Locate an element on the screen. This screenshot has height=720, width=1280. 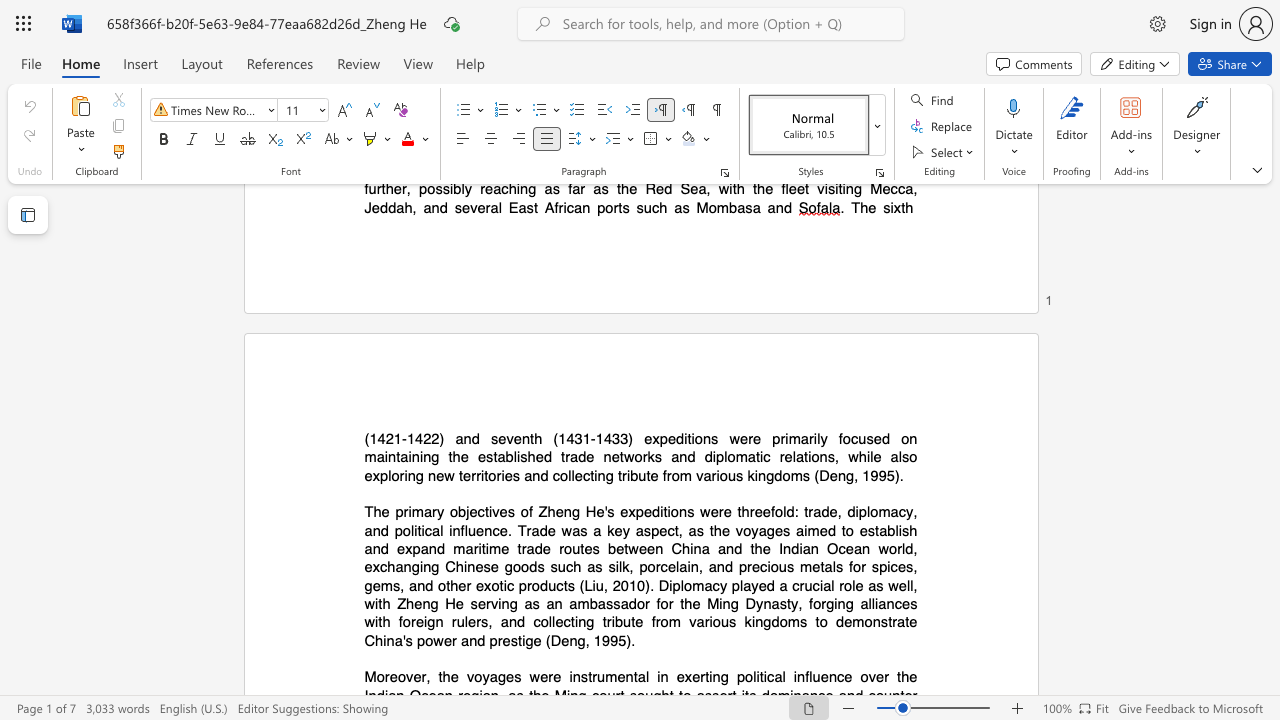
the space between the continuous character "f" and "o" in the text is located at coordinates (843, 437).